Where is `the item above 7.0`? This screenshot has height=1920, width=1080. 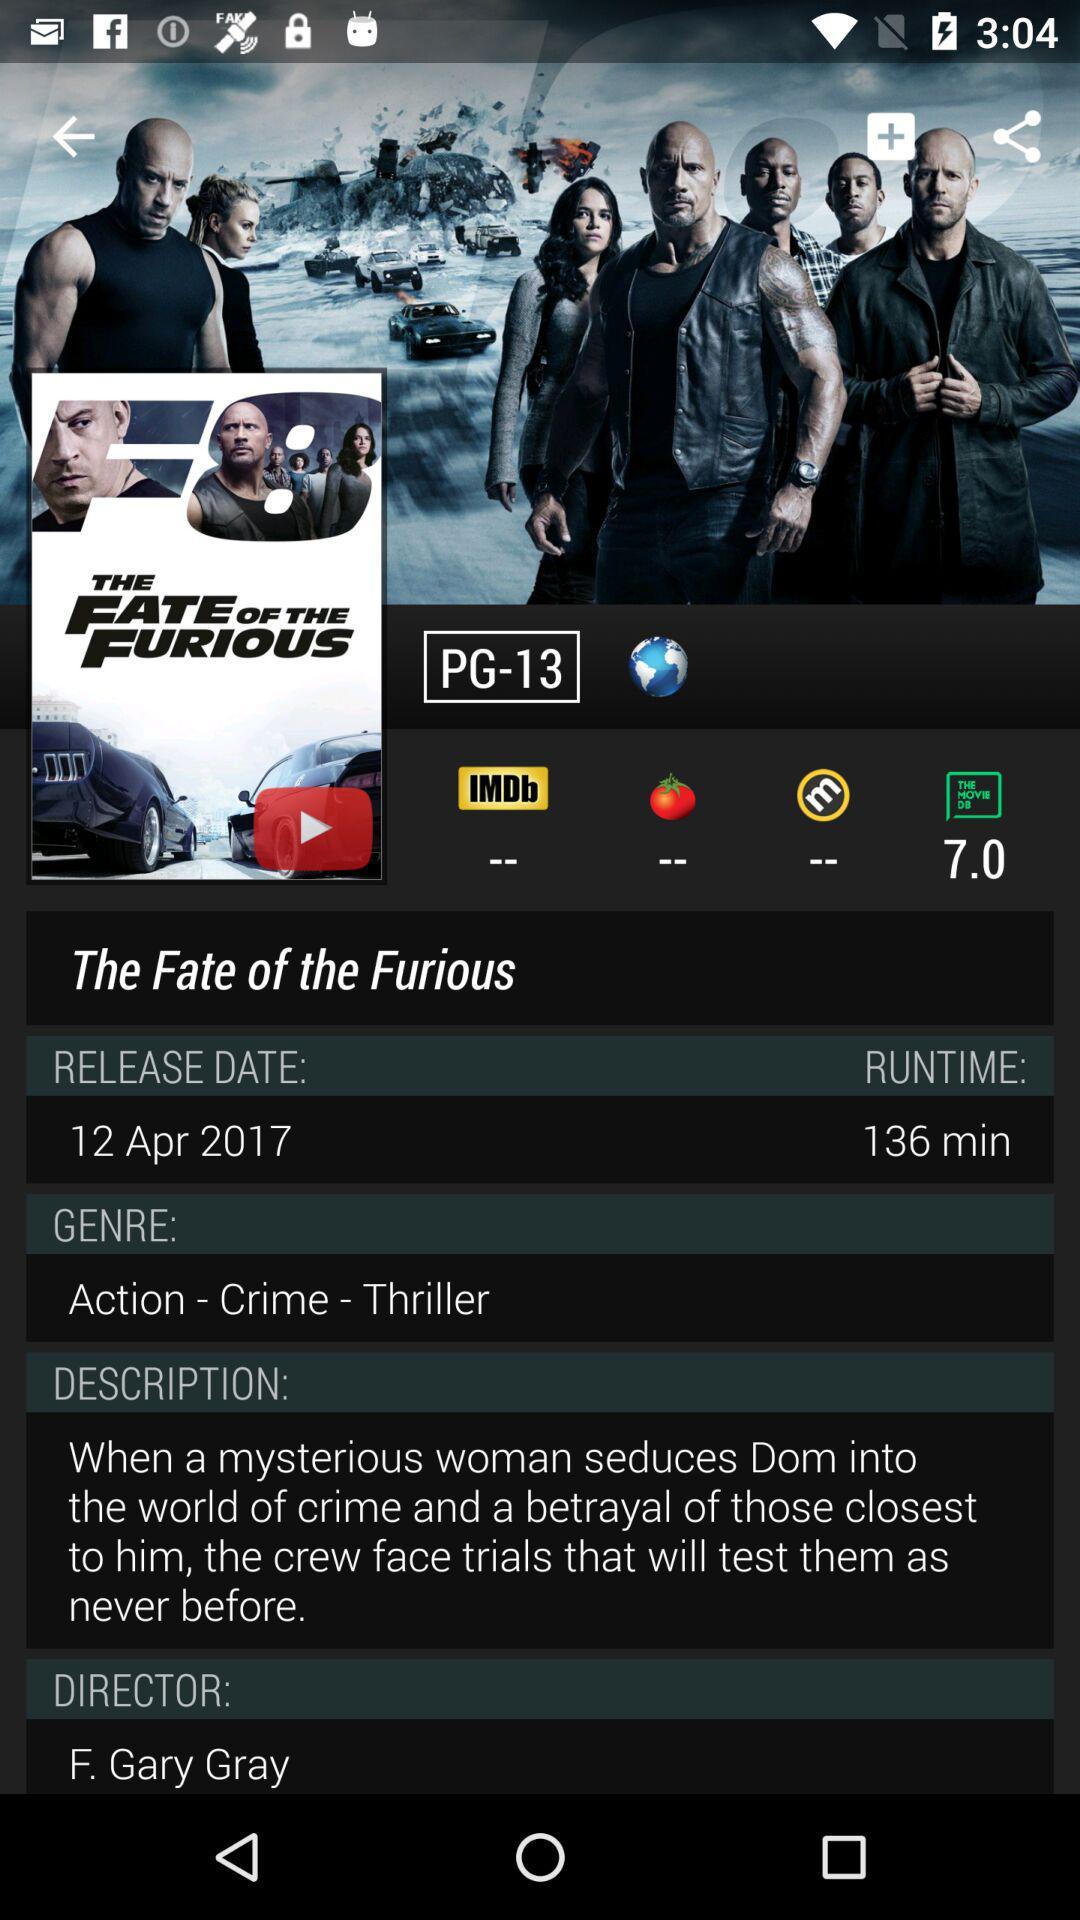 the item above 7.0 is located at coordinates (1017, 135).